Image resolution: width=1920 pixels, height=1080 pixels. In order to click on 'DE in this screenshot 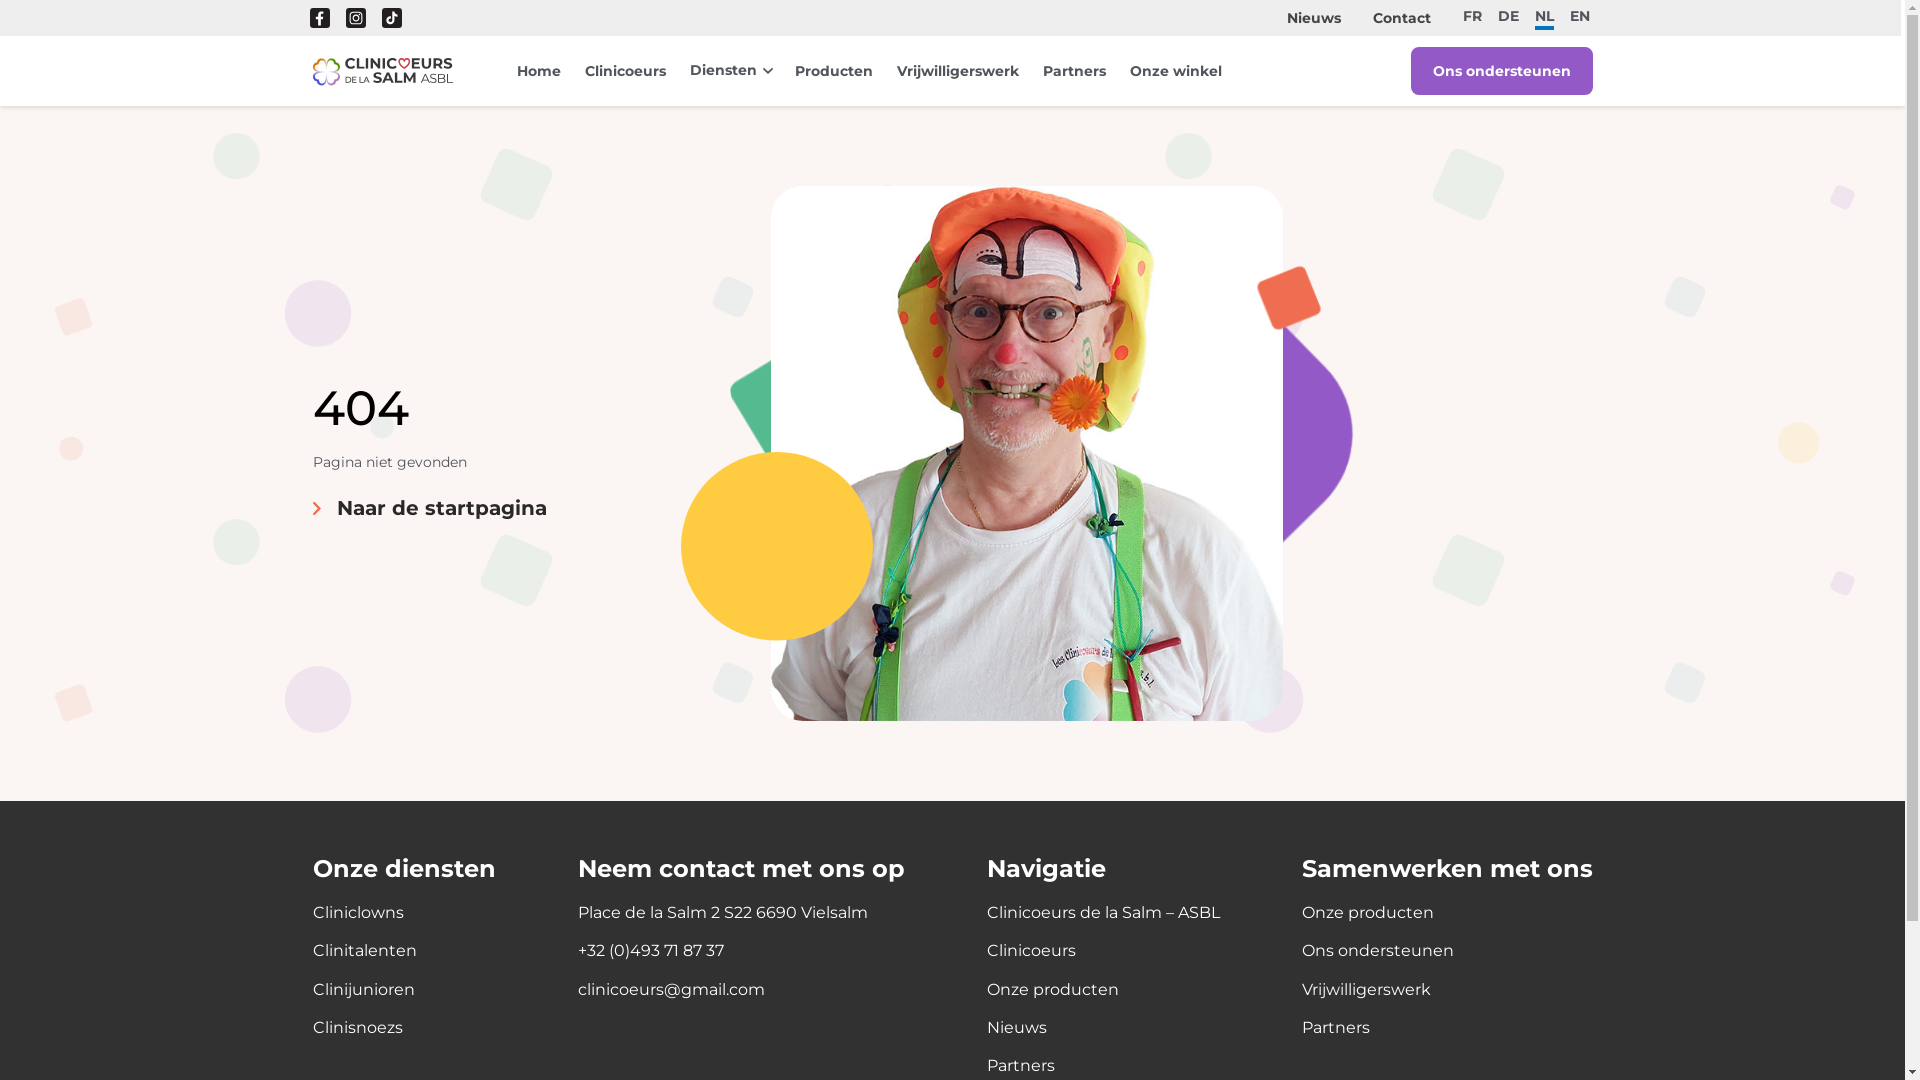, I will do `click(1508, 15)`.